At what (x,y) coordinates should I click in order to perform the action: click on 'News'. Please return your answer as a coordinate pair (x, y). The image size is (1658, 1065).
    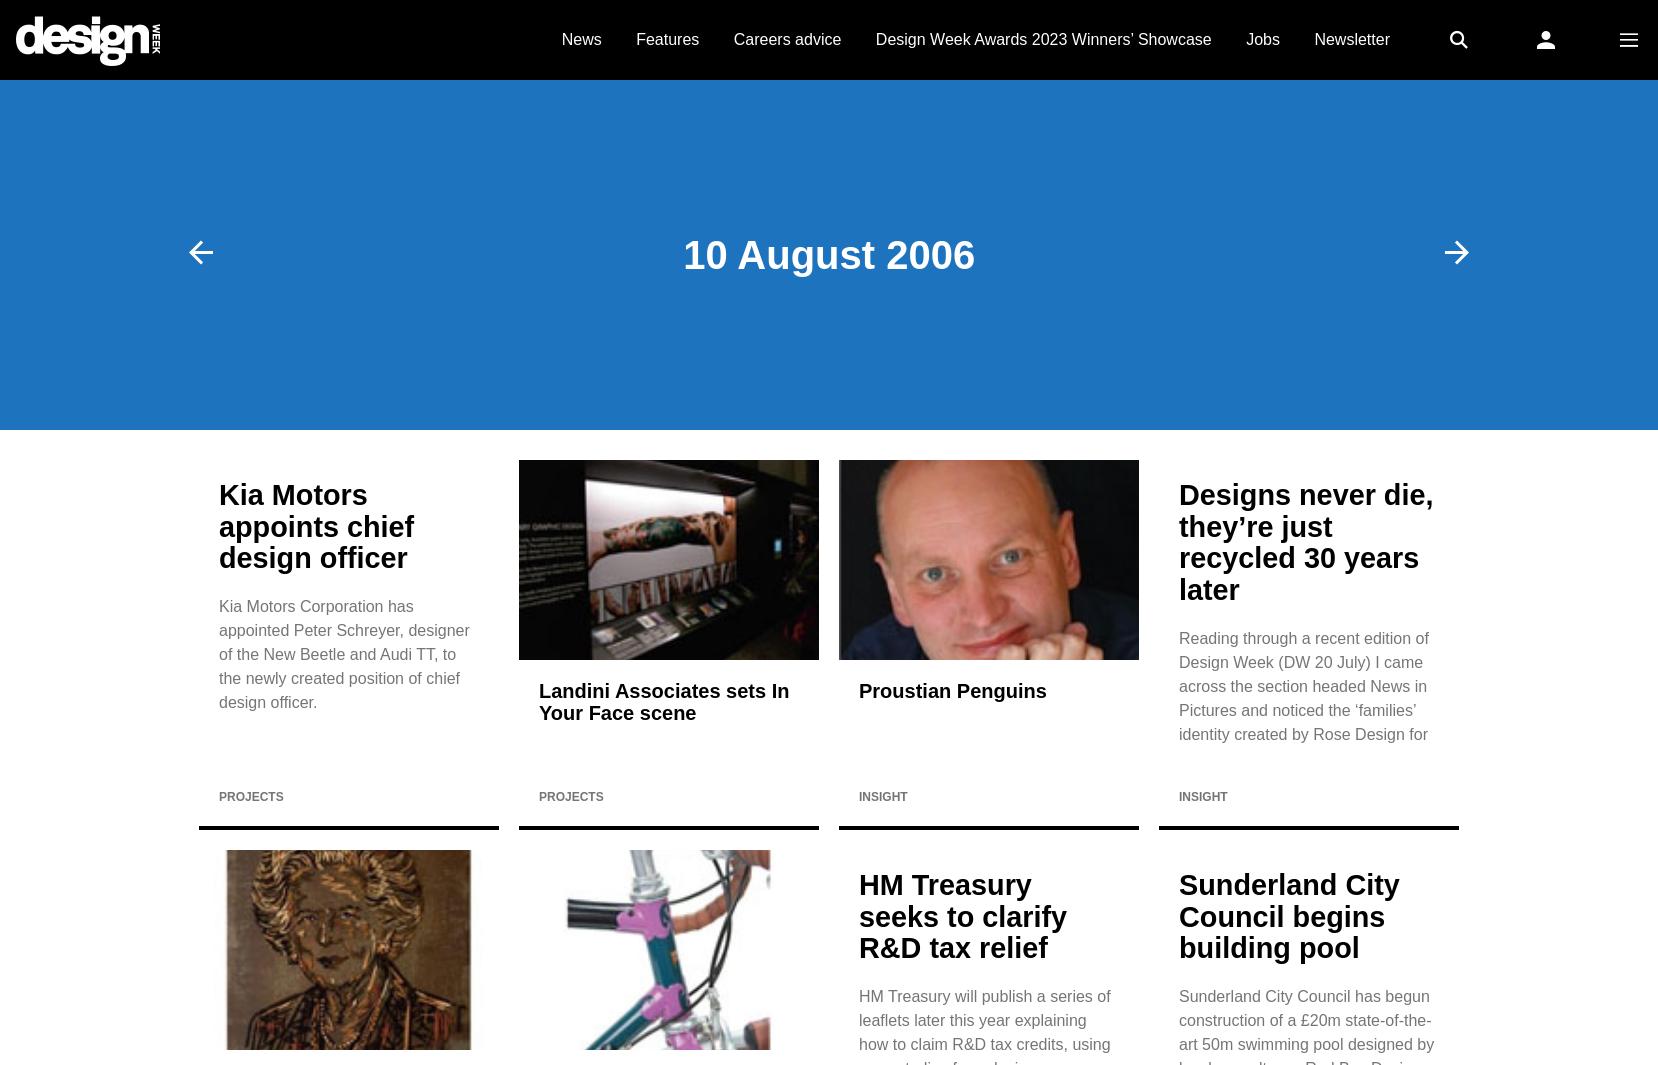
    Looking at the image, I should click on (579, 38).